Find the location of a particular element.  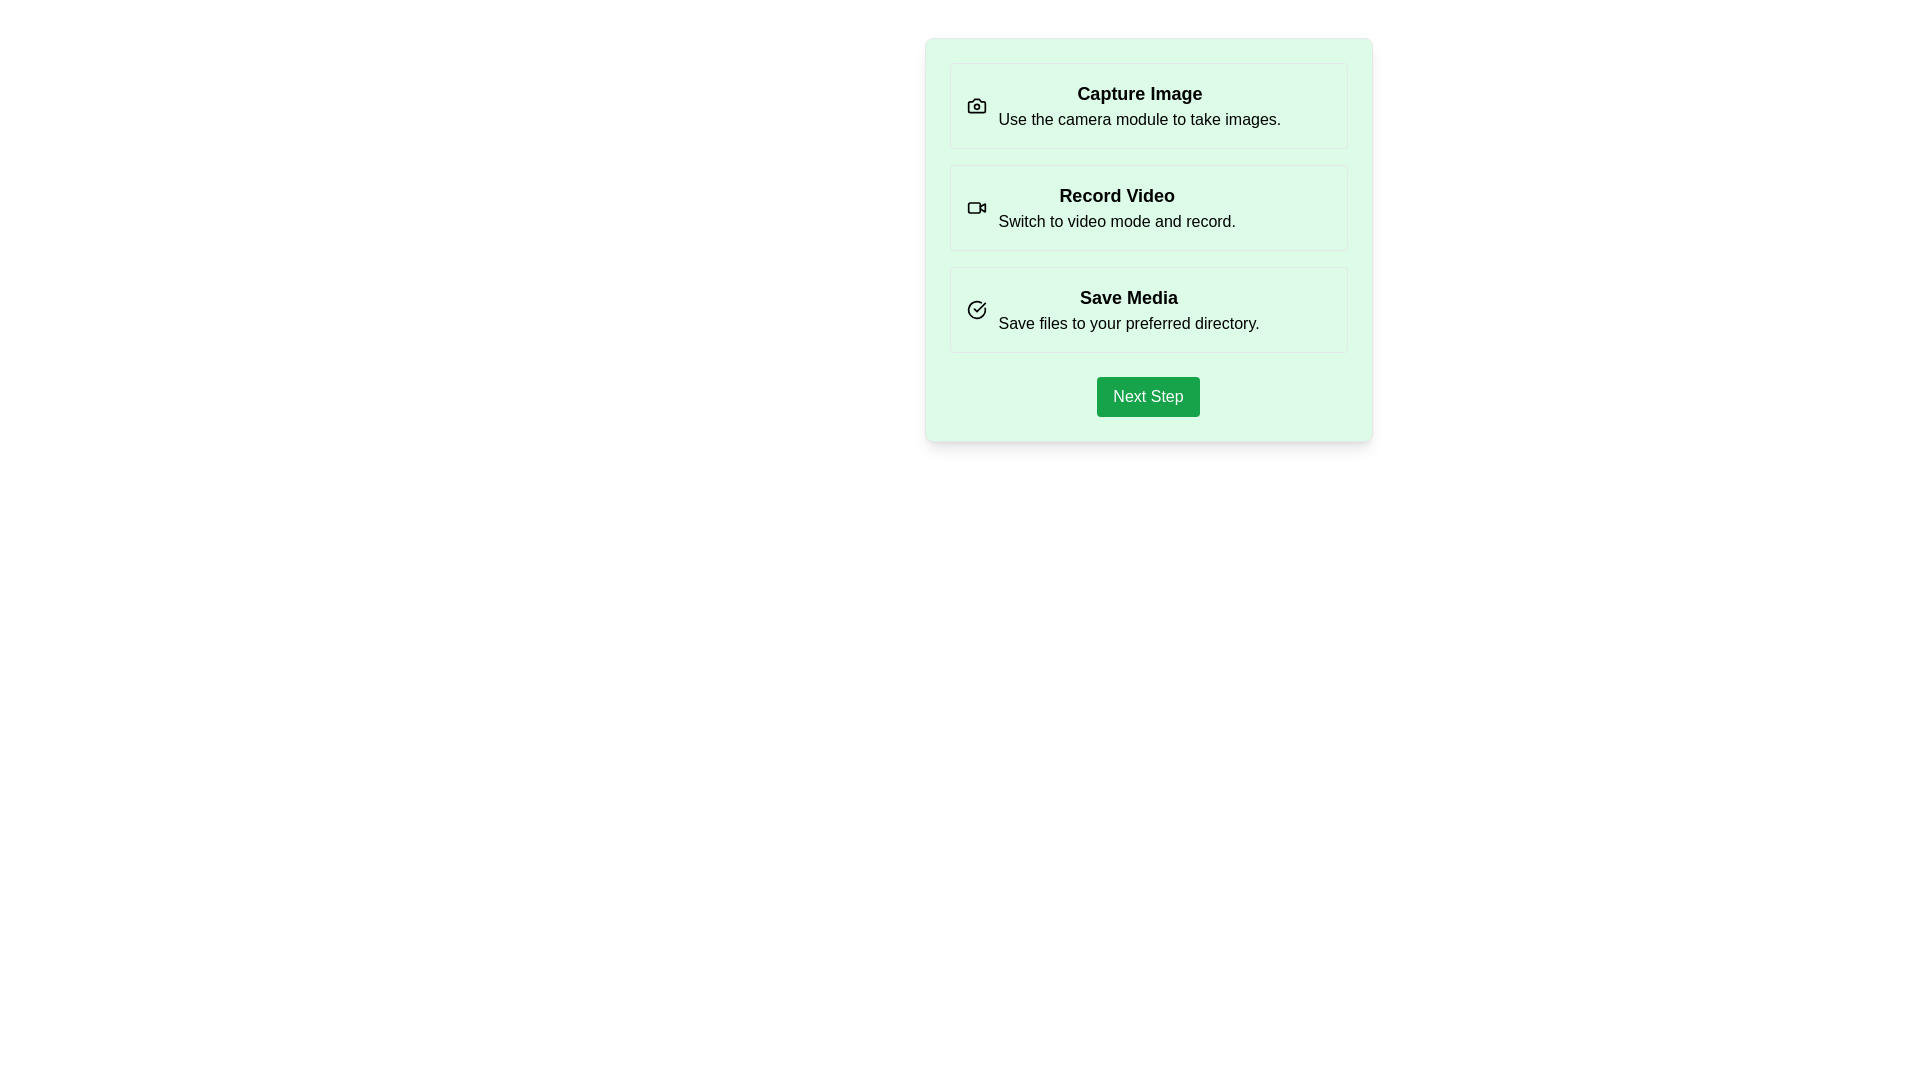

the circular outline icon with a checkmark, located to the left of the 'Save Media' text is located at coordinates (976, 309).